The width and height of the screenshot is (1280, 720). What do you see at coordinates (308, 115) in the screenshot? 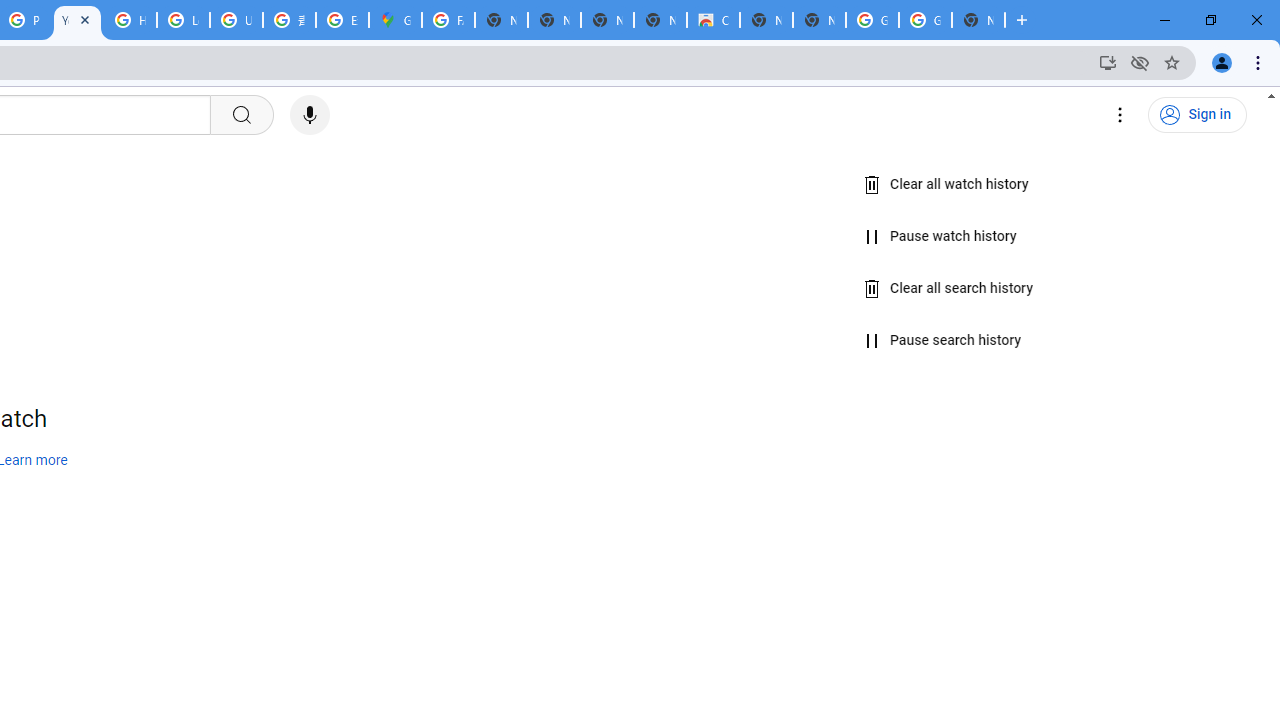
I see `'Search with your voice'` at bounding box center [308, 115].